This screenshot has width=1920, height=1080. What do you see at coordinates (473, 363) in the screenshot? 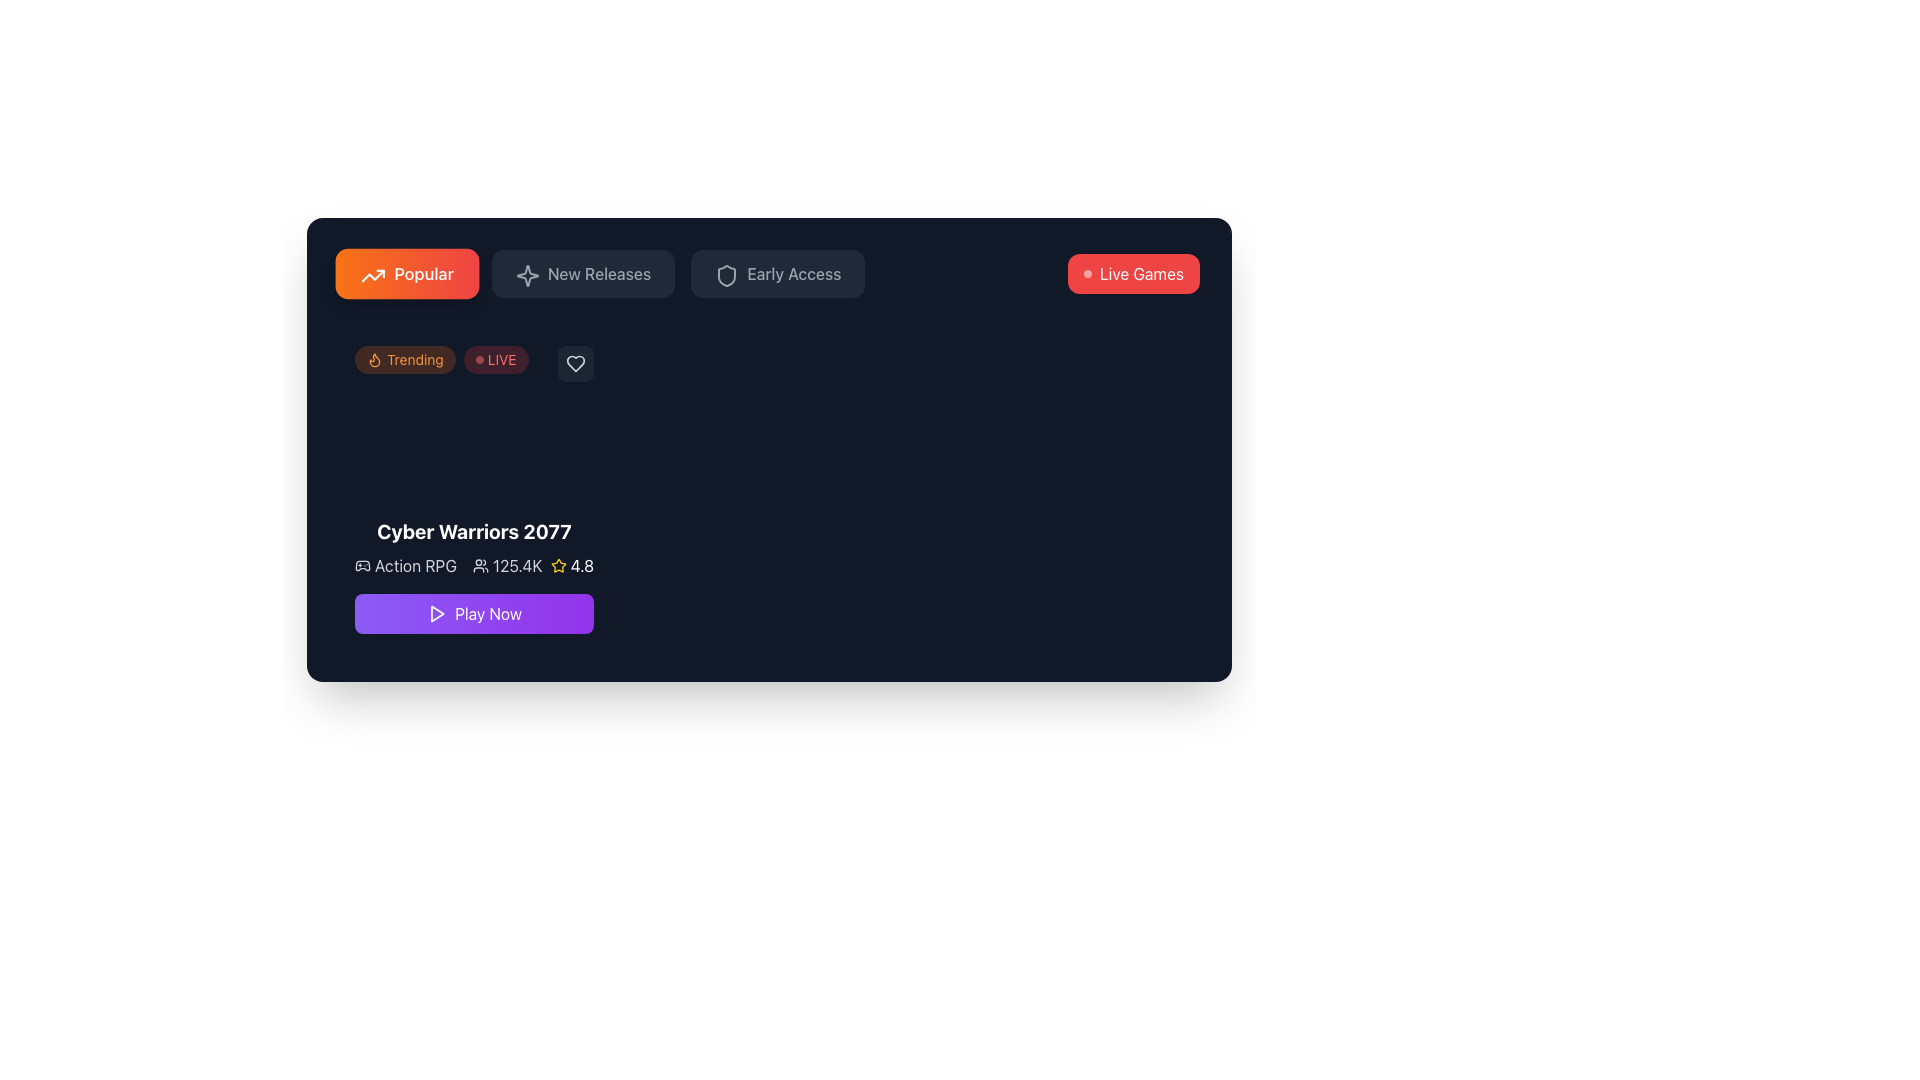
I see `the Status label or badge group that displays 'Trending LIVE', which features a flame icon and a red circular badge, located at the top of the card for 'Cyber Warriors 2077'` at bounding box center [473, 363].